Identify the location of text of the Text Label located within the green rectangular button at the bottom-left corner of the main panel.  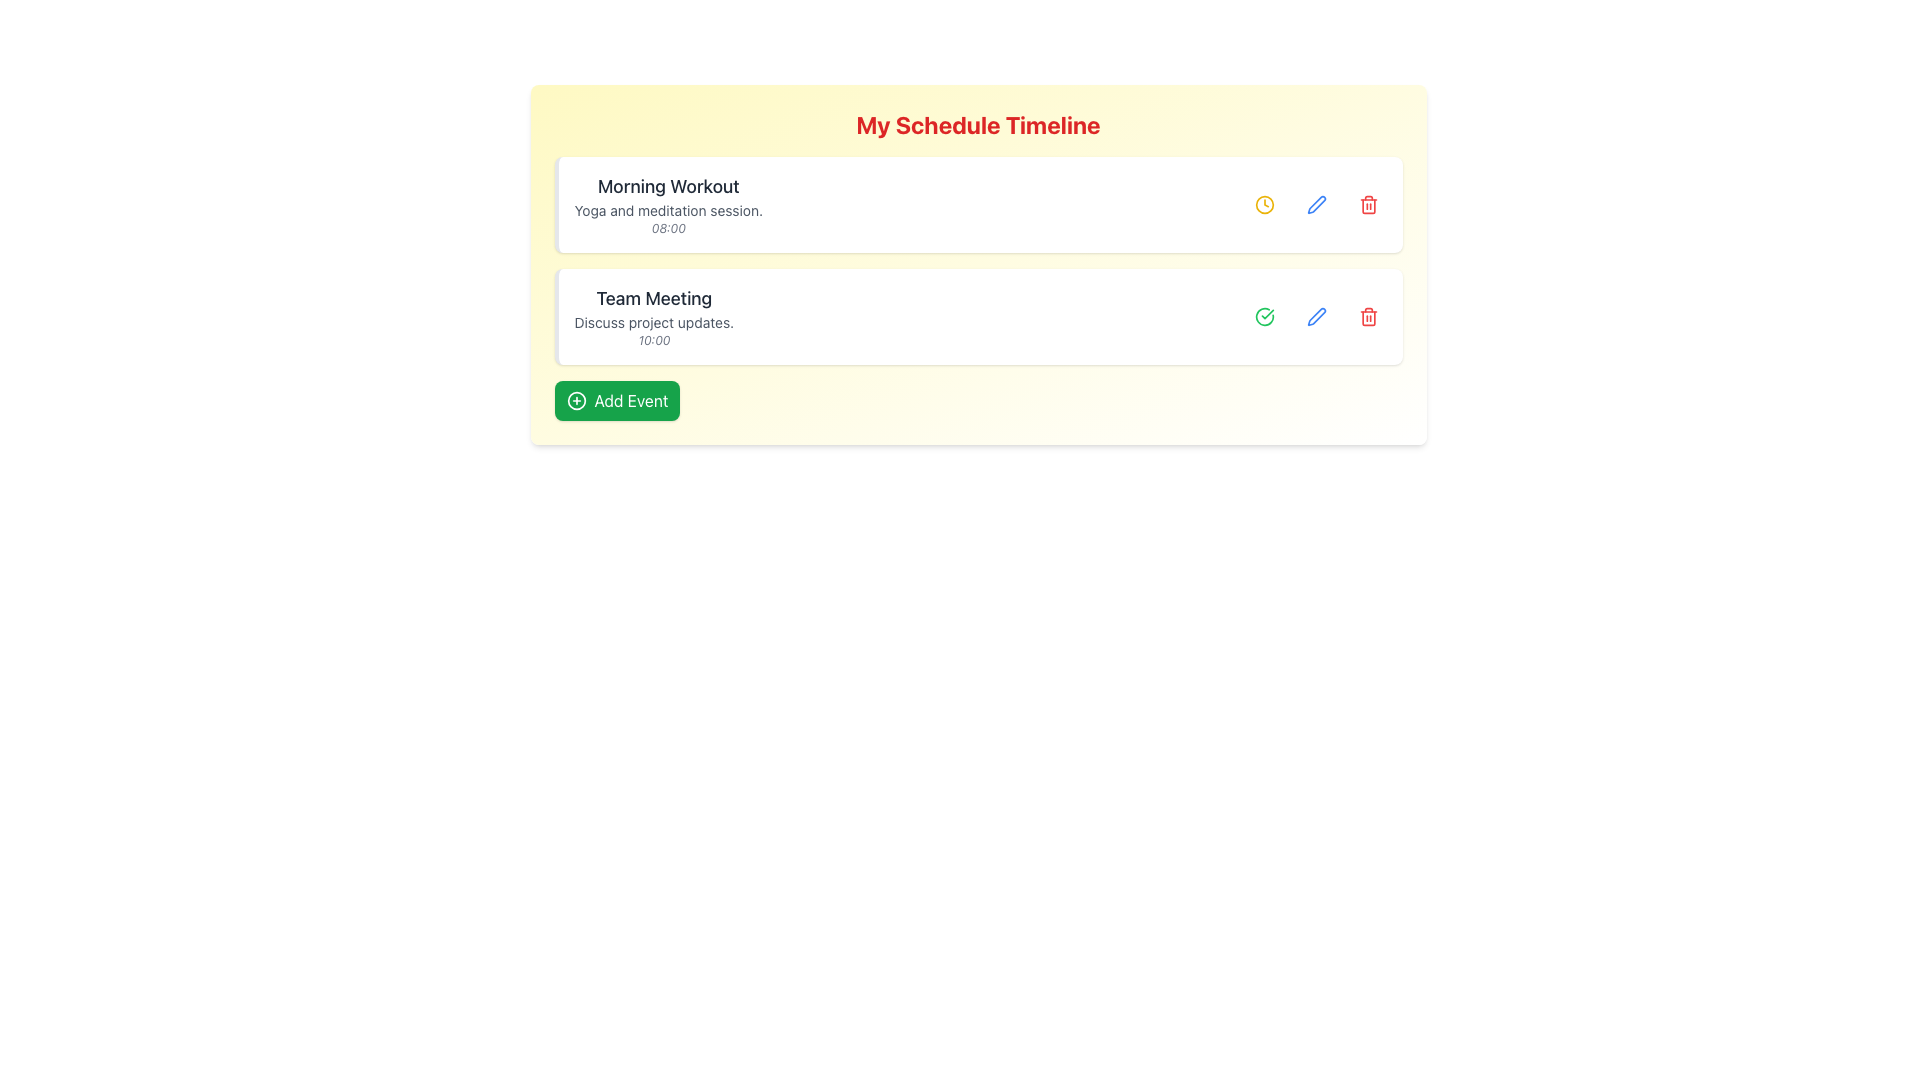
(630, 401).